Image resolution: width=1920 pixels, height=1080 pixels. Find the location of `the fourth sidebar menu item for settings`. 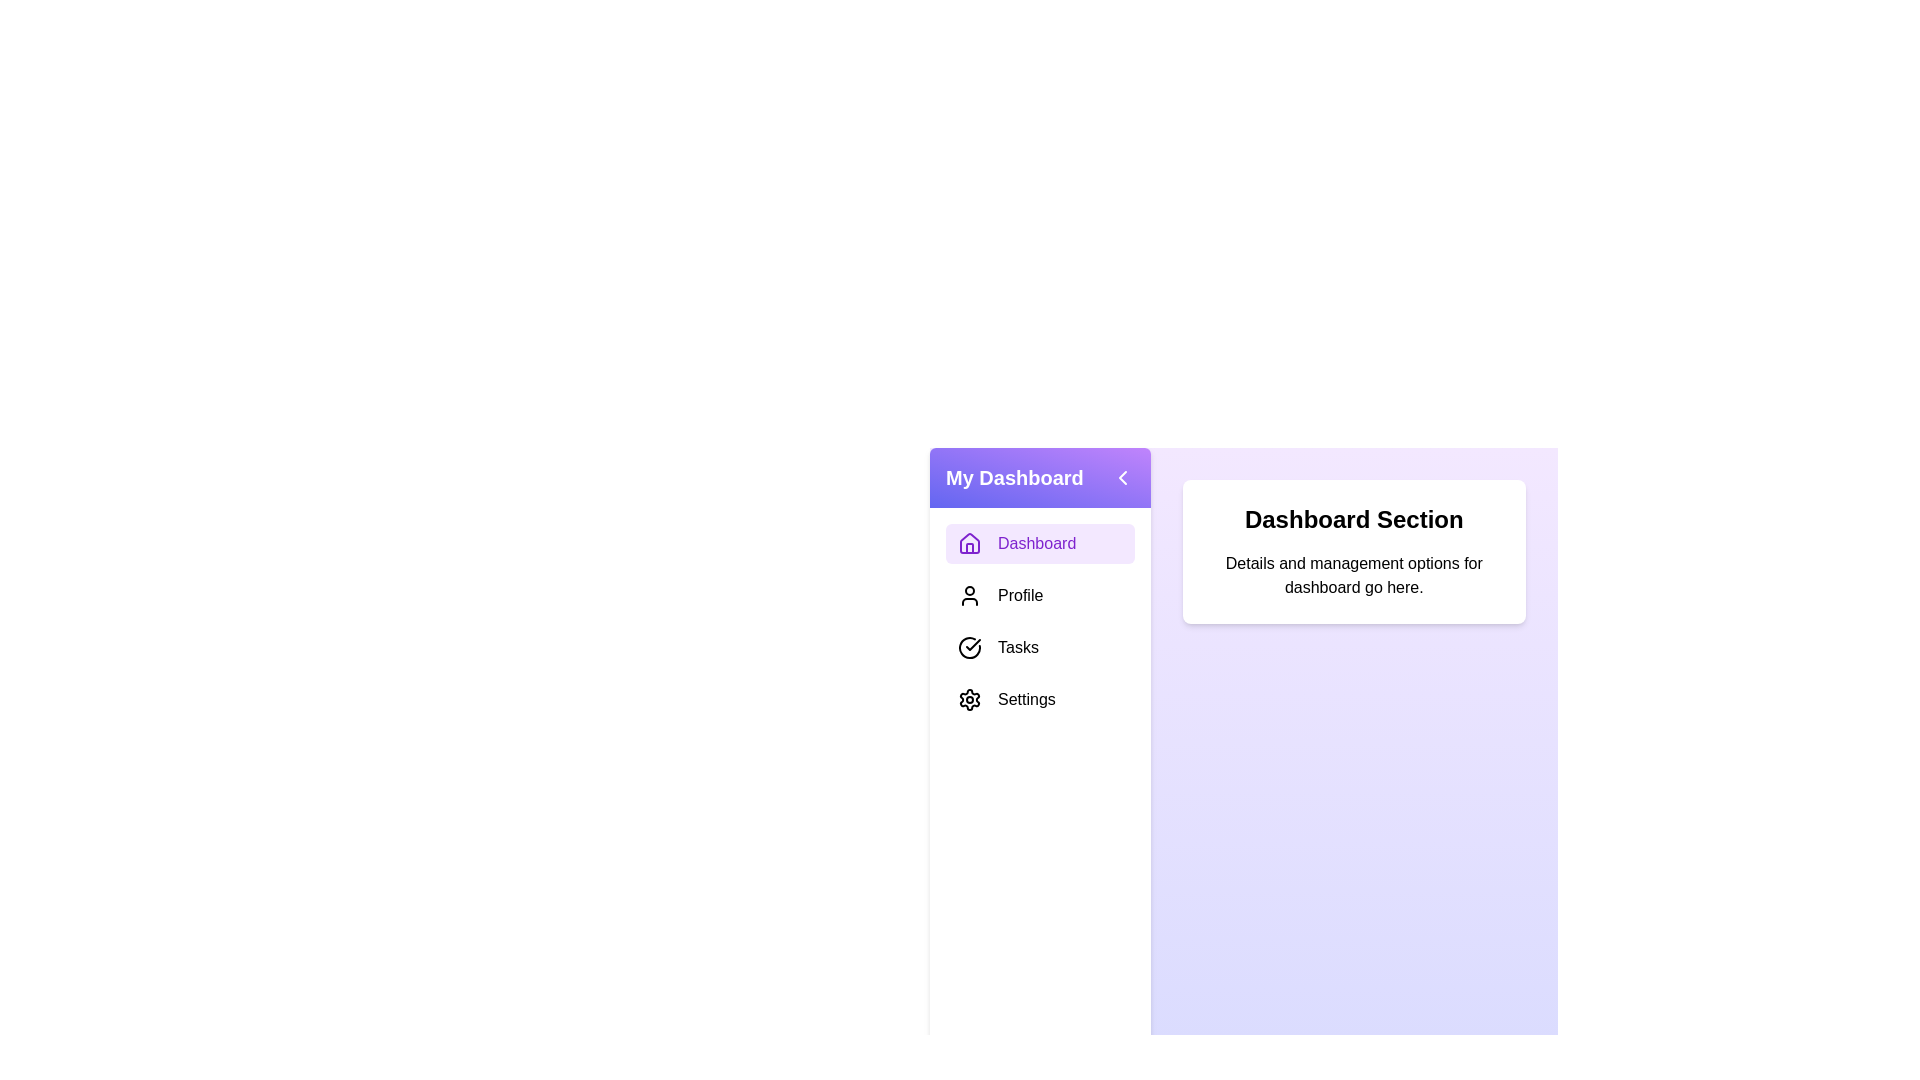

the fourth sidebar menu item for settings is located at coordinates (1026, 698).